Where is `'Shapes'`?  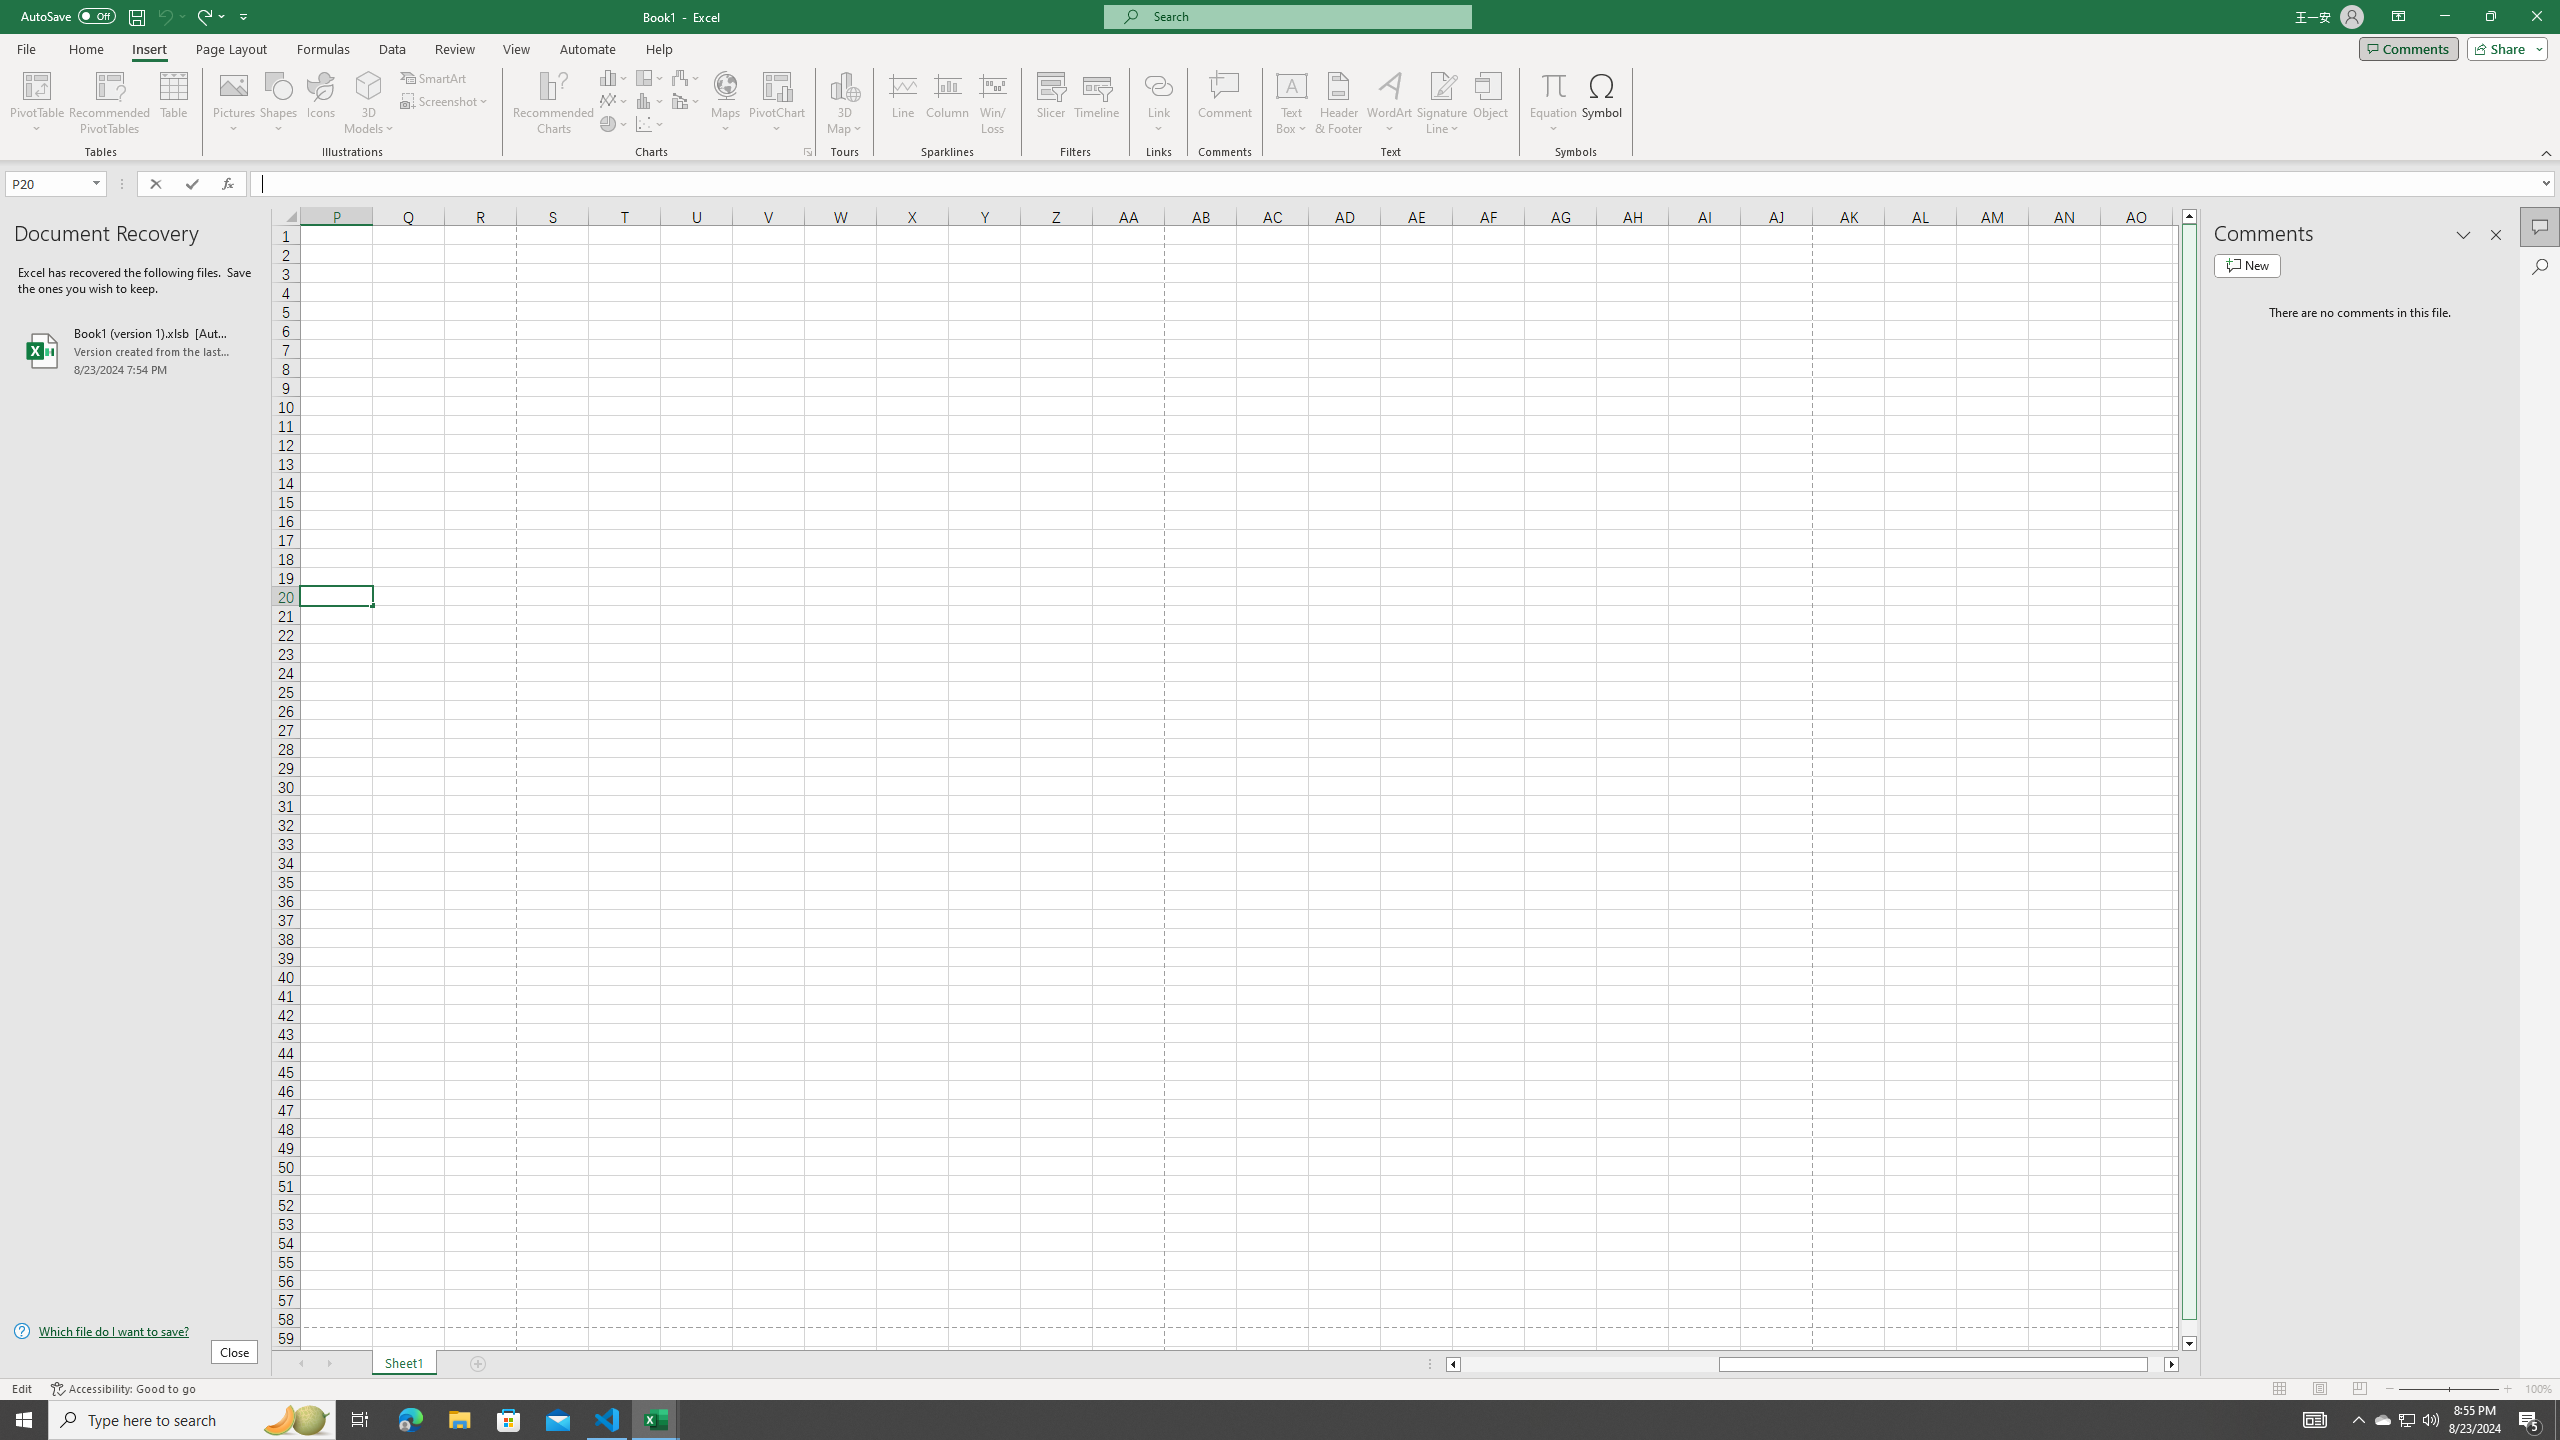
'Shapes' is located at coordinates (278, 103).